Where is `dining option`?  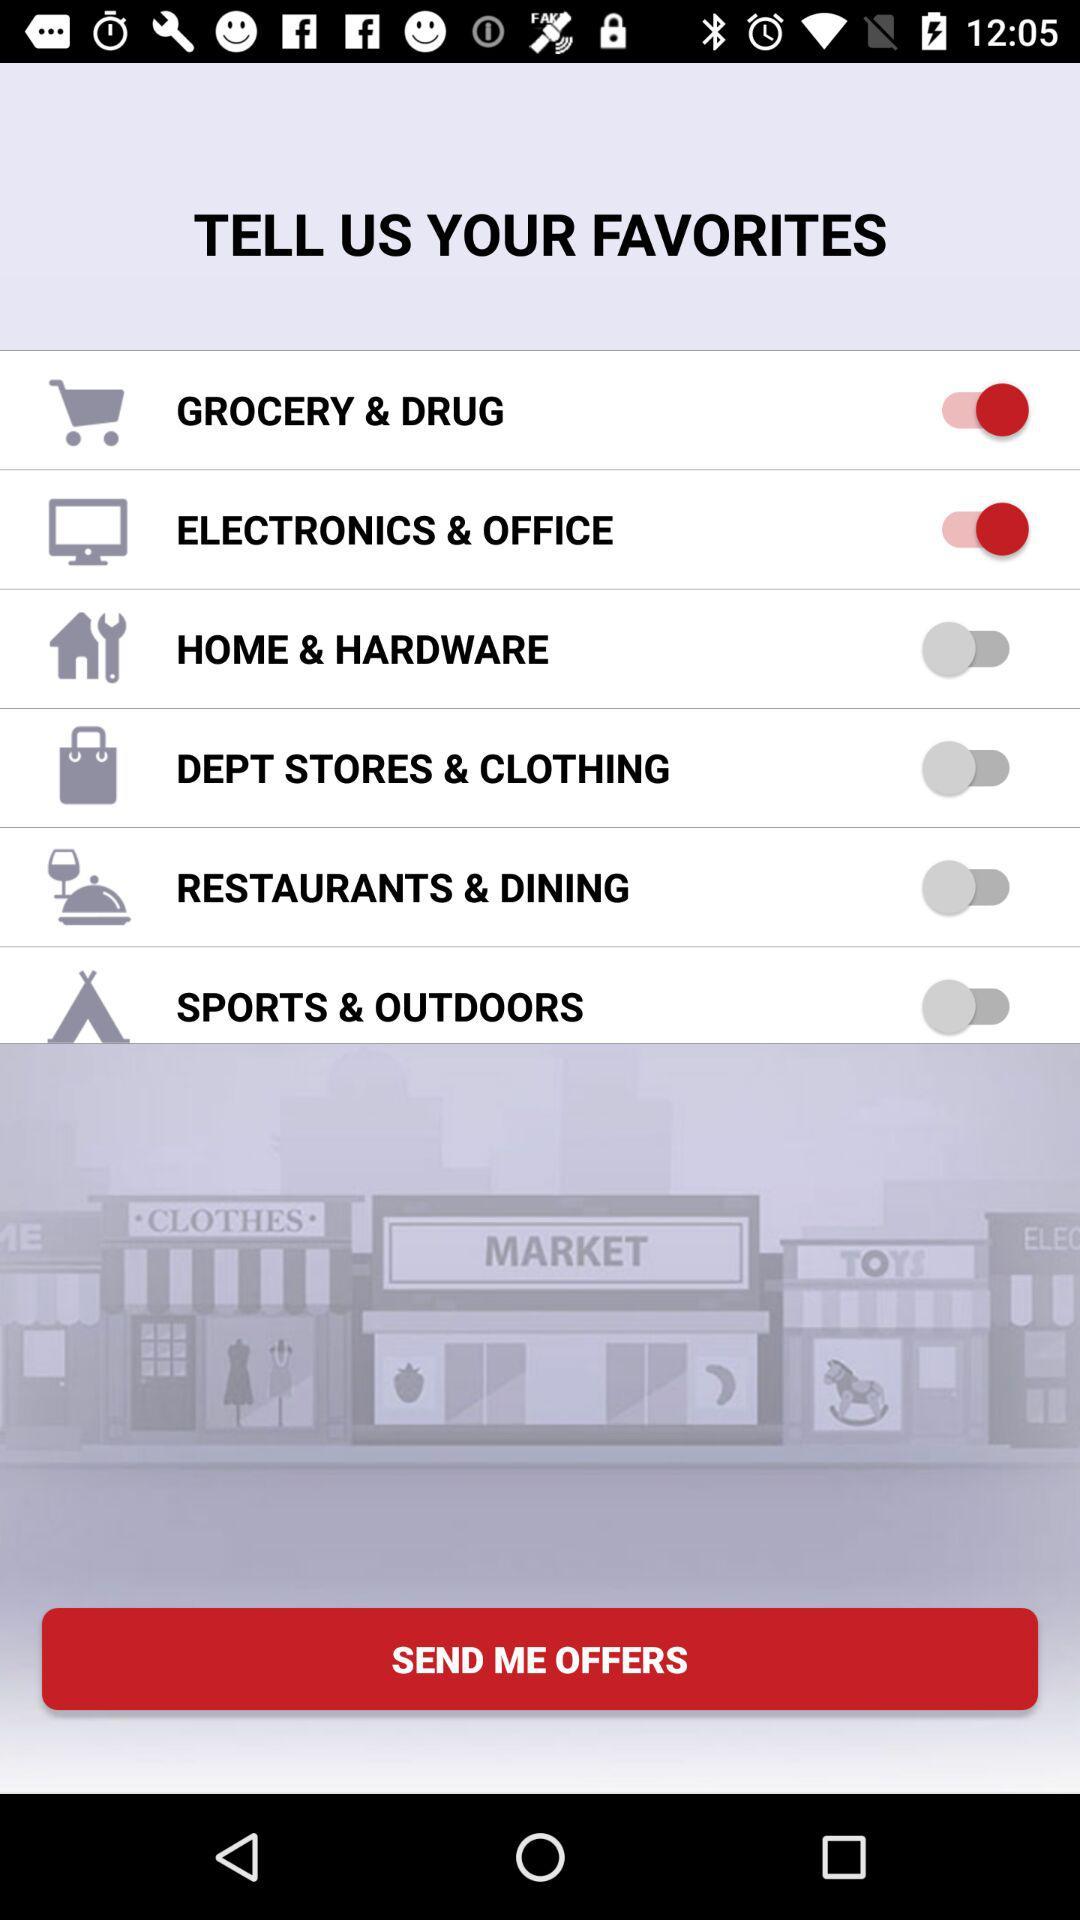 dining option is located at coordinates (974, 885).